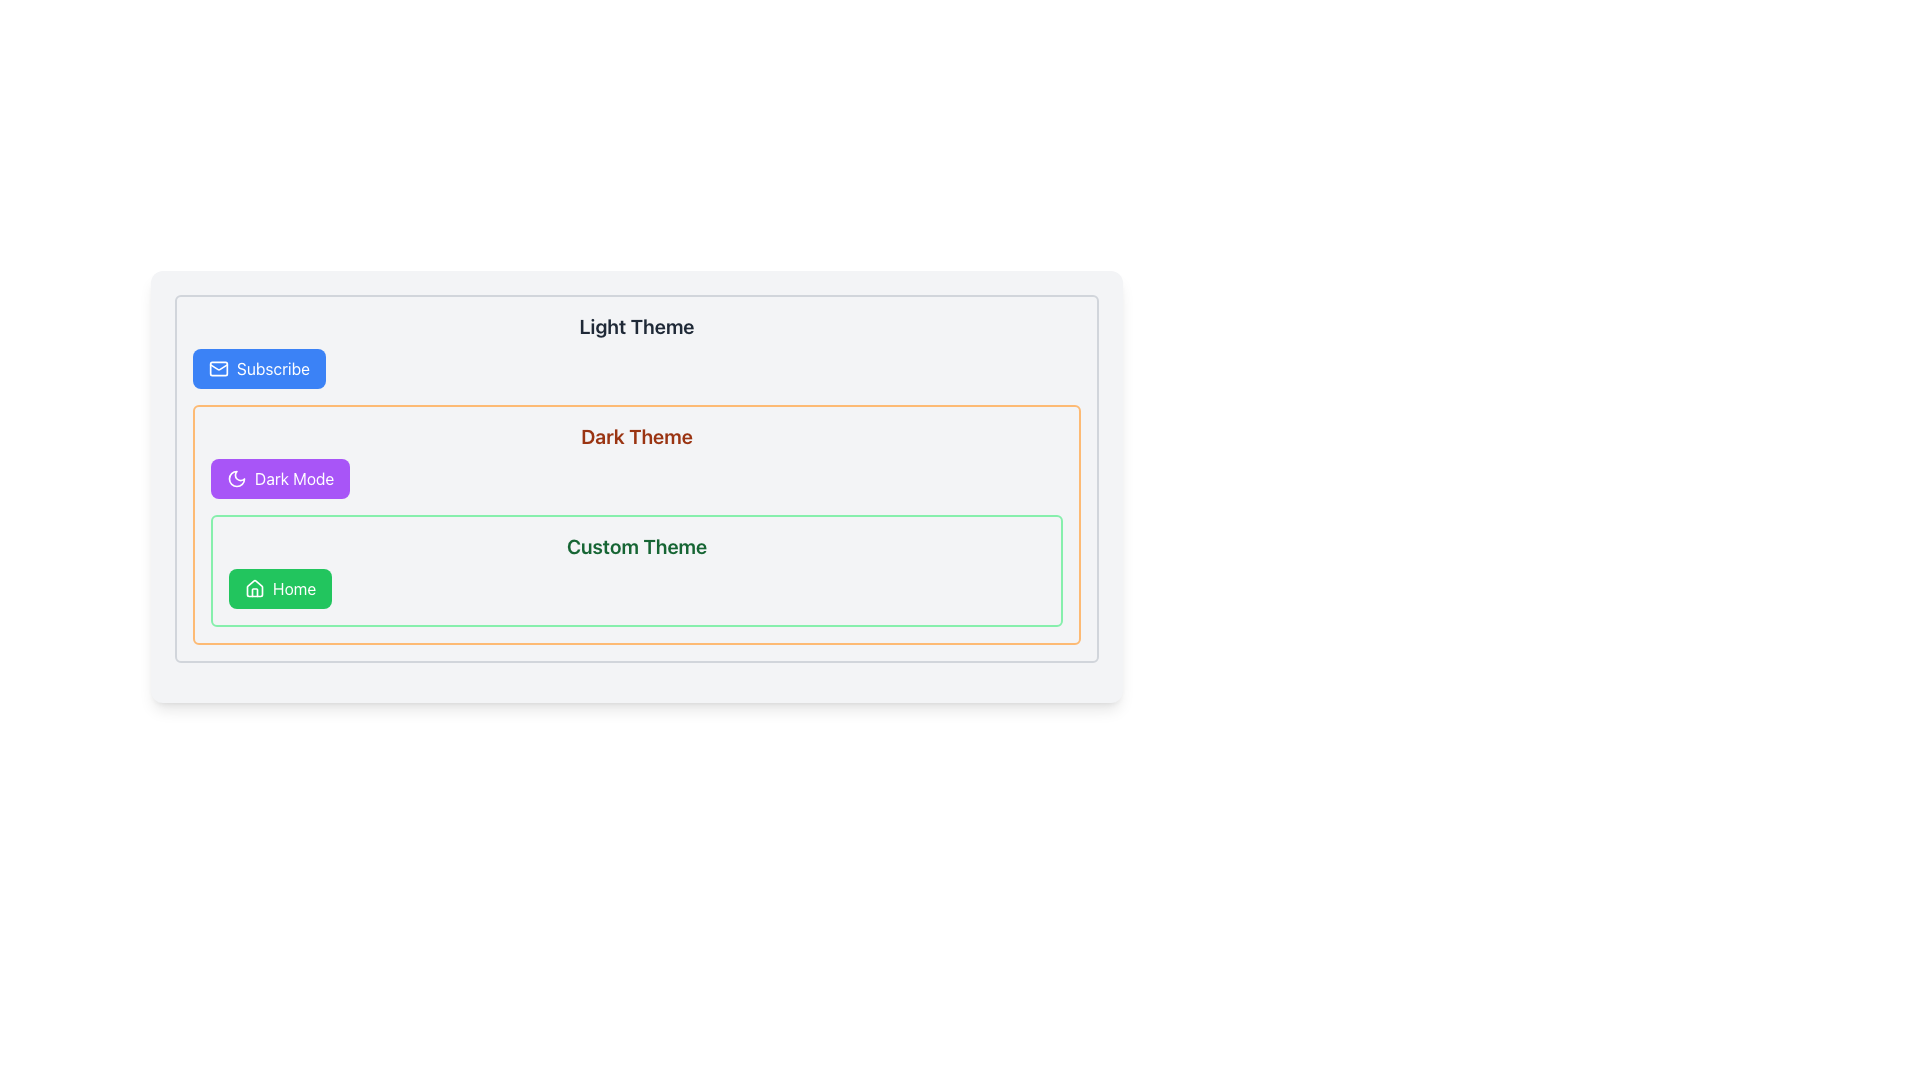  I want to click on the 'Dark Mode' button, which is a rectangular button with rounded corners, a purple background, and white text, so click(279, 478).